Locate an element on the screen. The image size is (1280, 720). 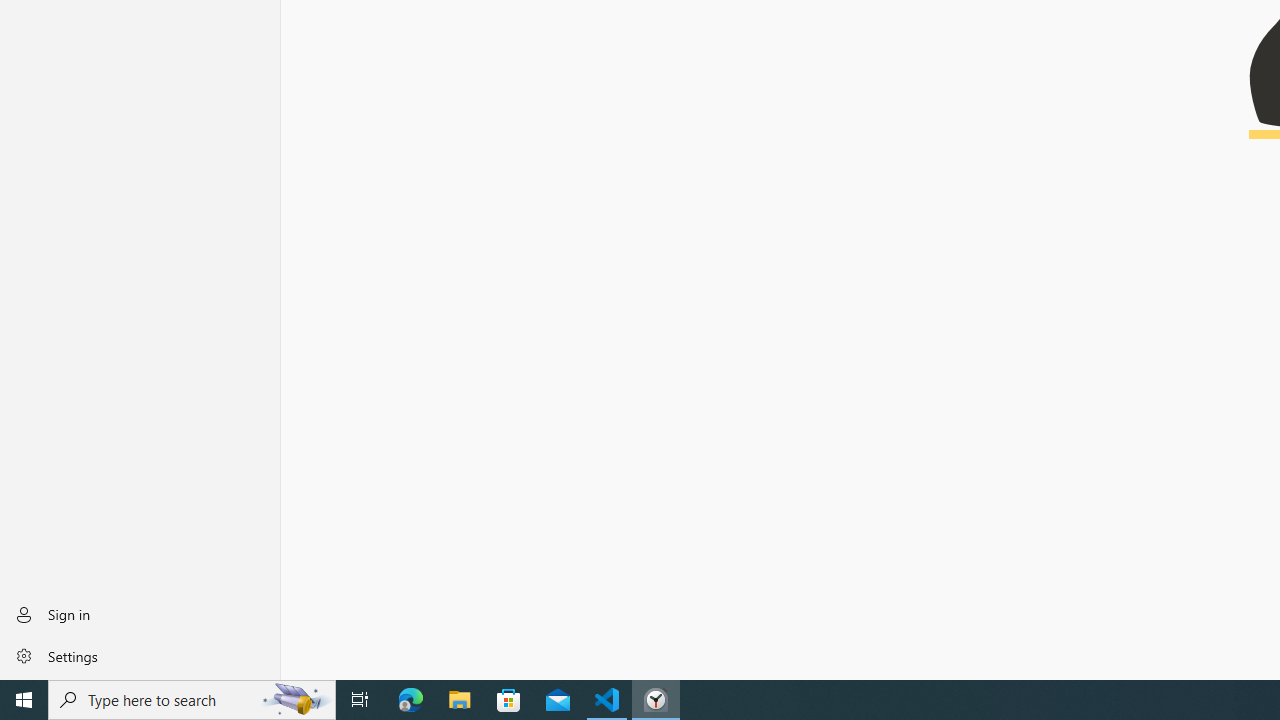
'Task View' is located at coordinates (359, 698).